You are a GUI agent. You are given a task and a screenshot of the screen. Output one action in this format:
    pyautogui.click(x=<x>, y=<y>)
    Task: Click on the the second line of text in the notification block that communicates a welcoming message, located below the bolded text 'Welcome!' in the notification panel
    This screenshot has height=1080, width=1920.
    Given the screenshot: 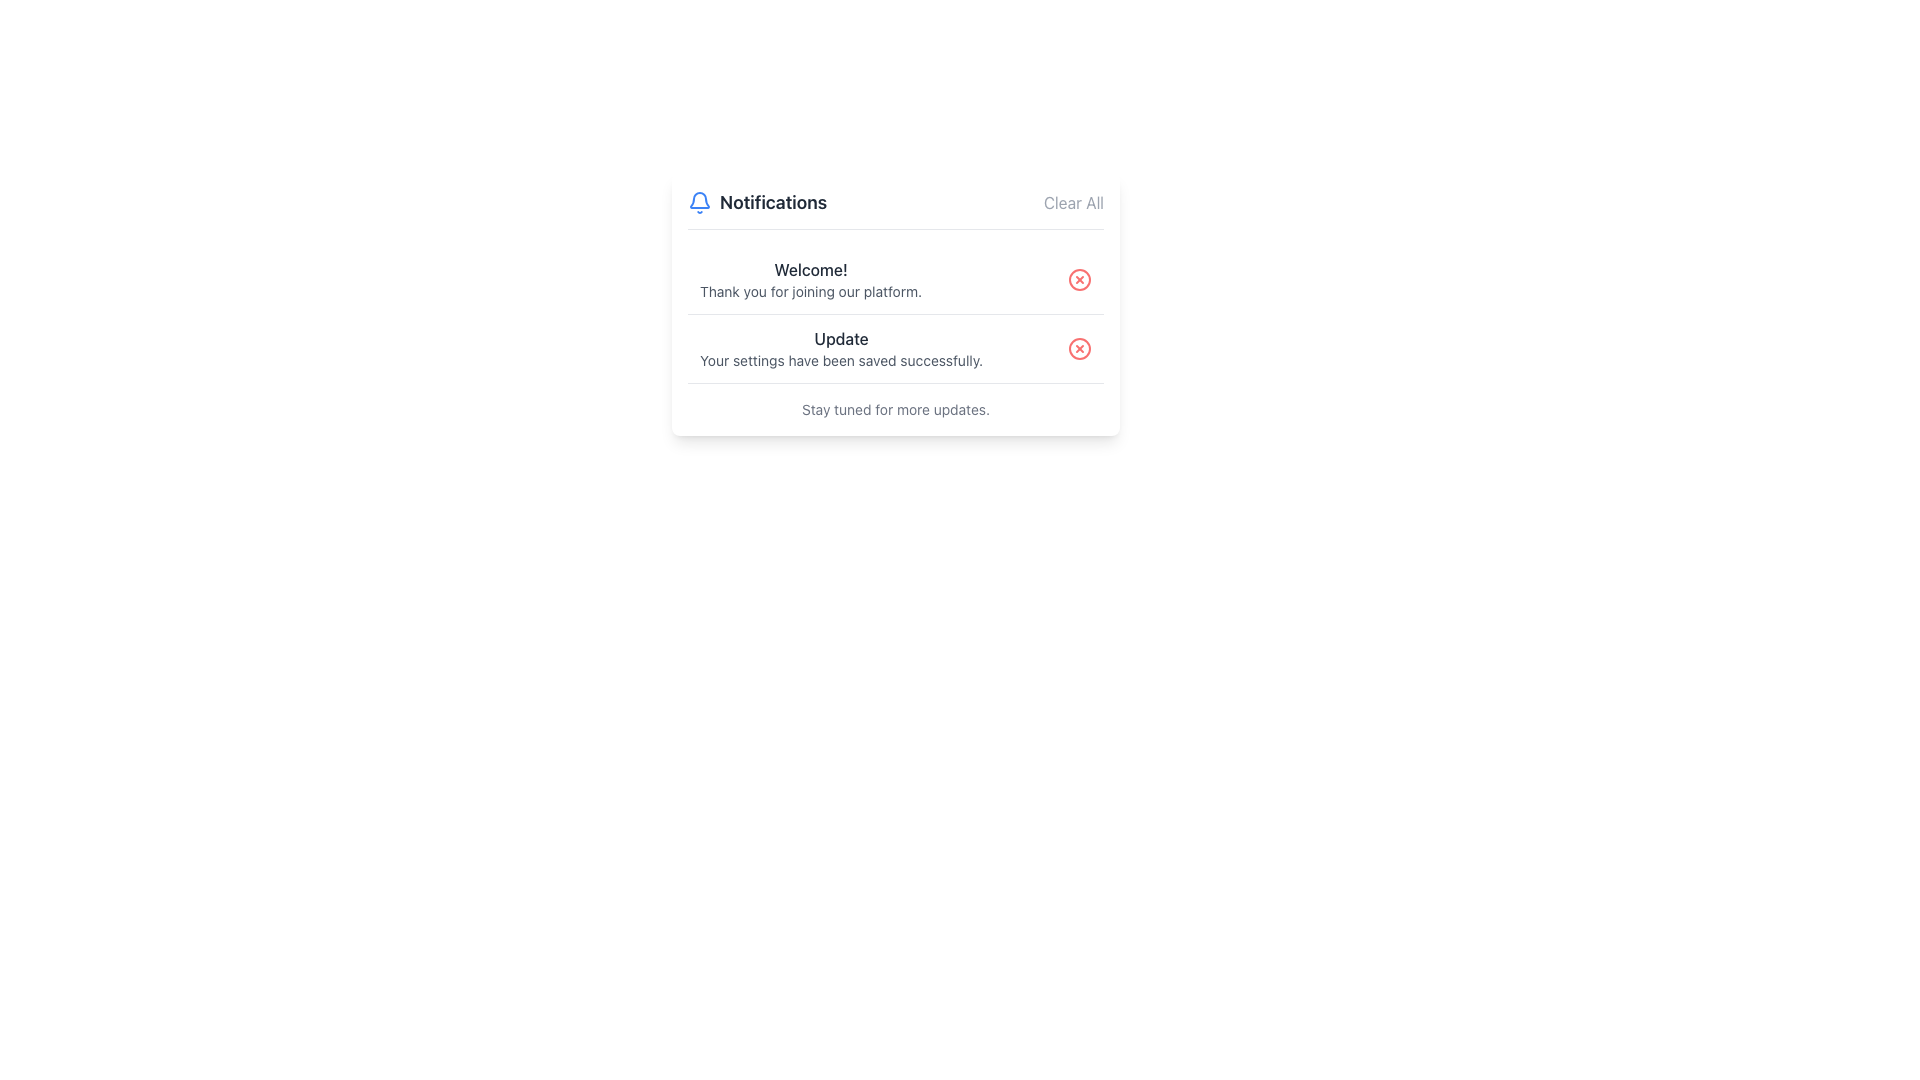 What is the action you would take?
    pyautogui.click(x=811, y=292)
    